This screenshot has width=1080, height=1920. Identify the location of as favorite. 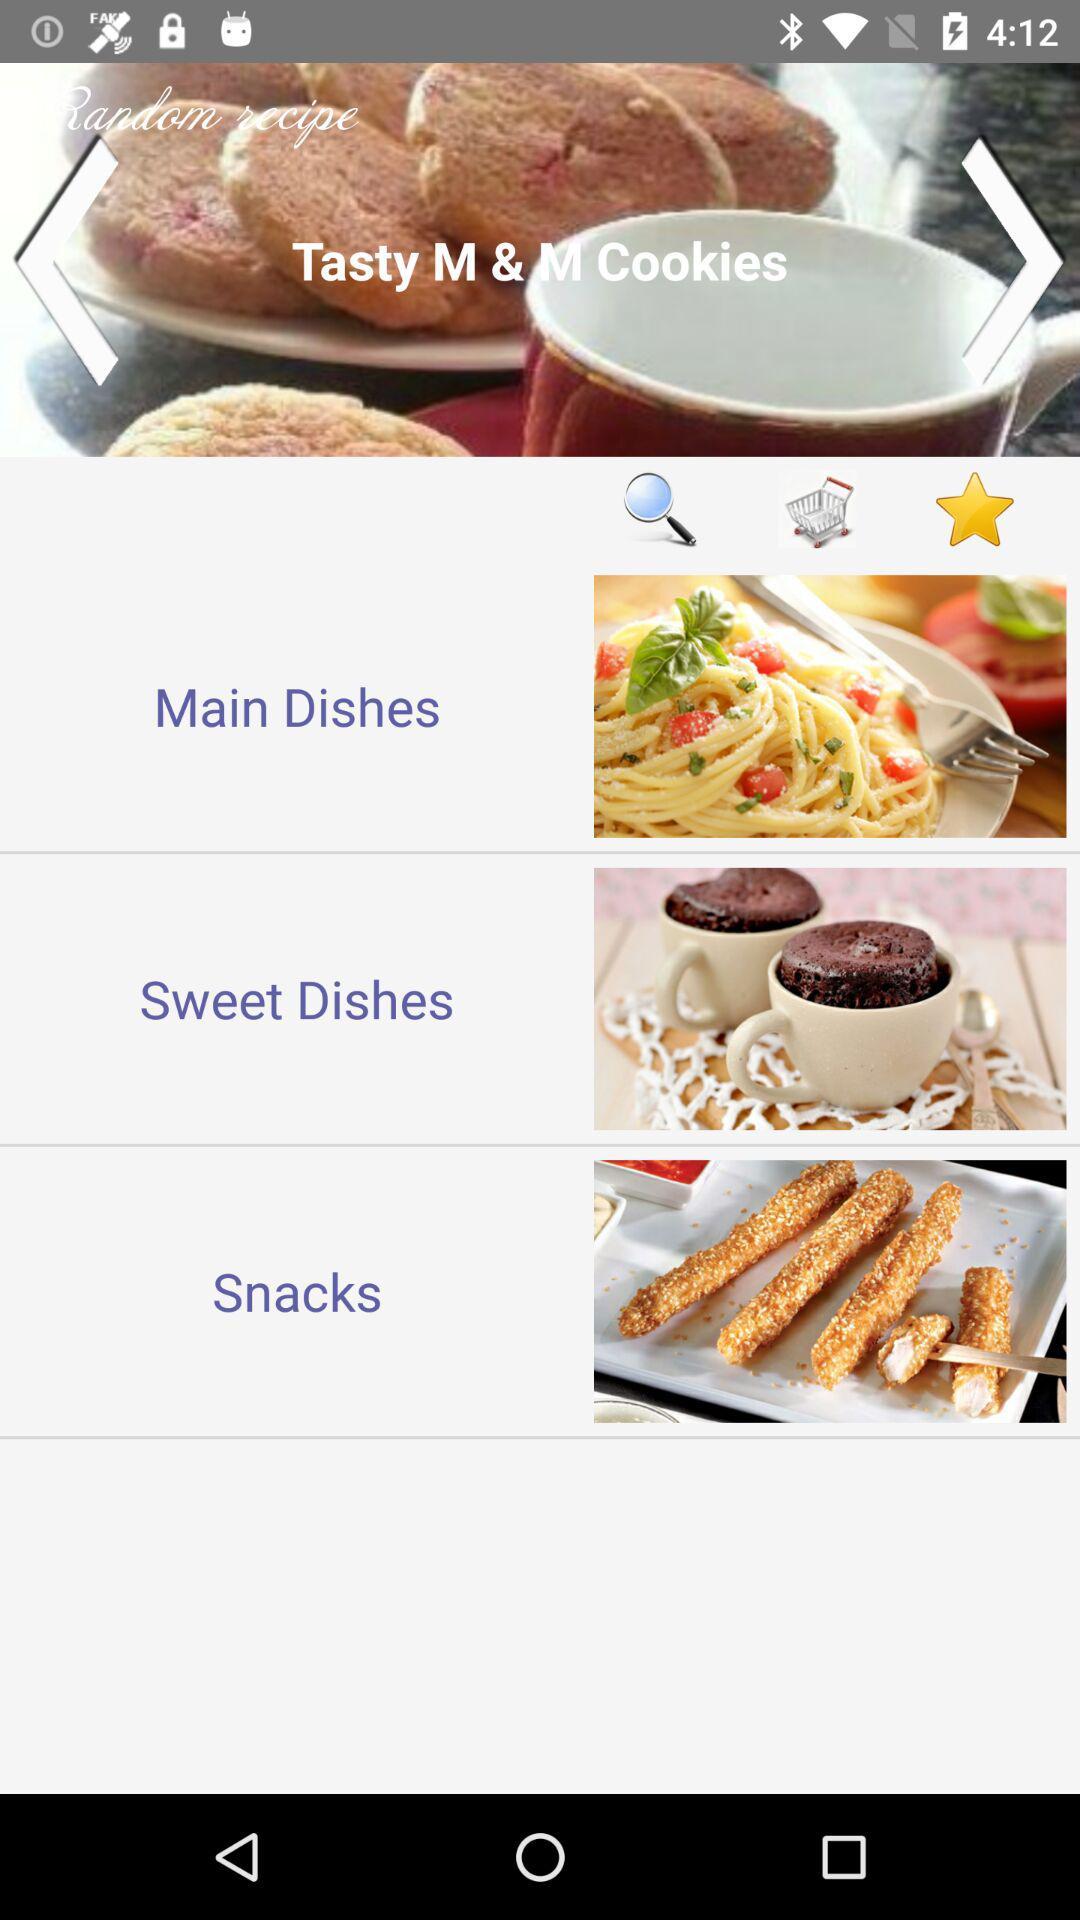
(974, 509).